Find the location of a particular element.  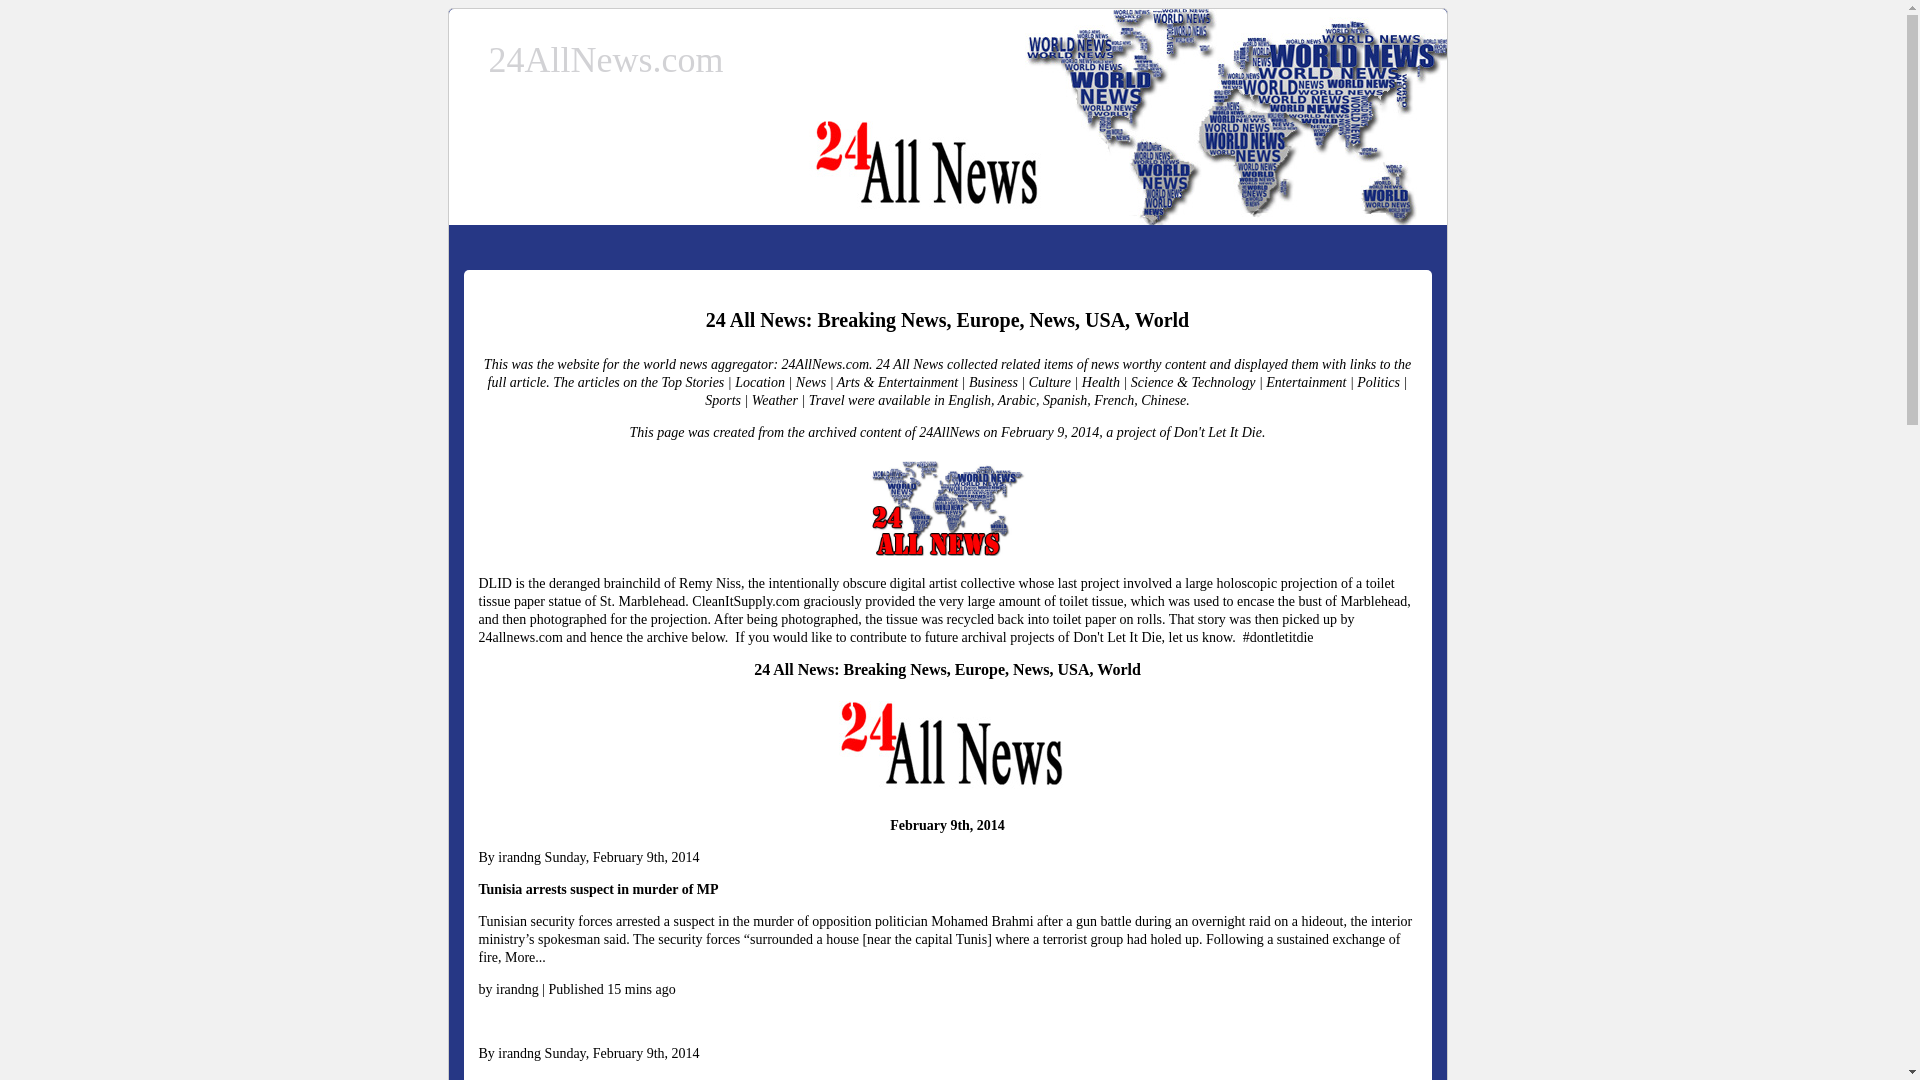

'24AllNews.com' is located at coordinates (488, 59).